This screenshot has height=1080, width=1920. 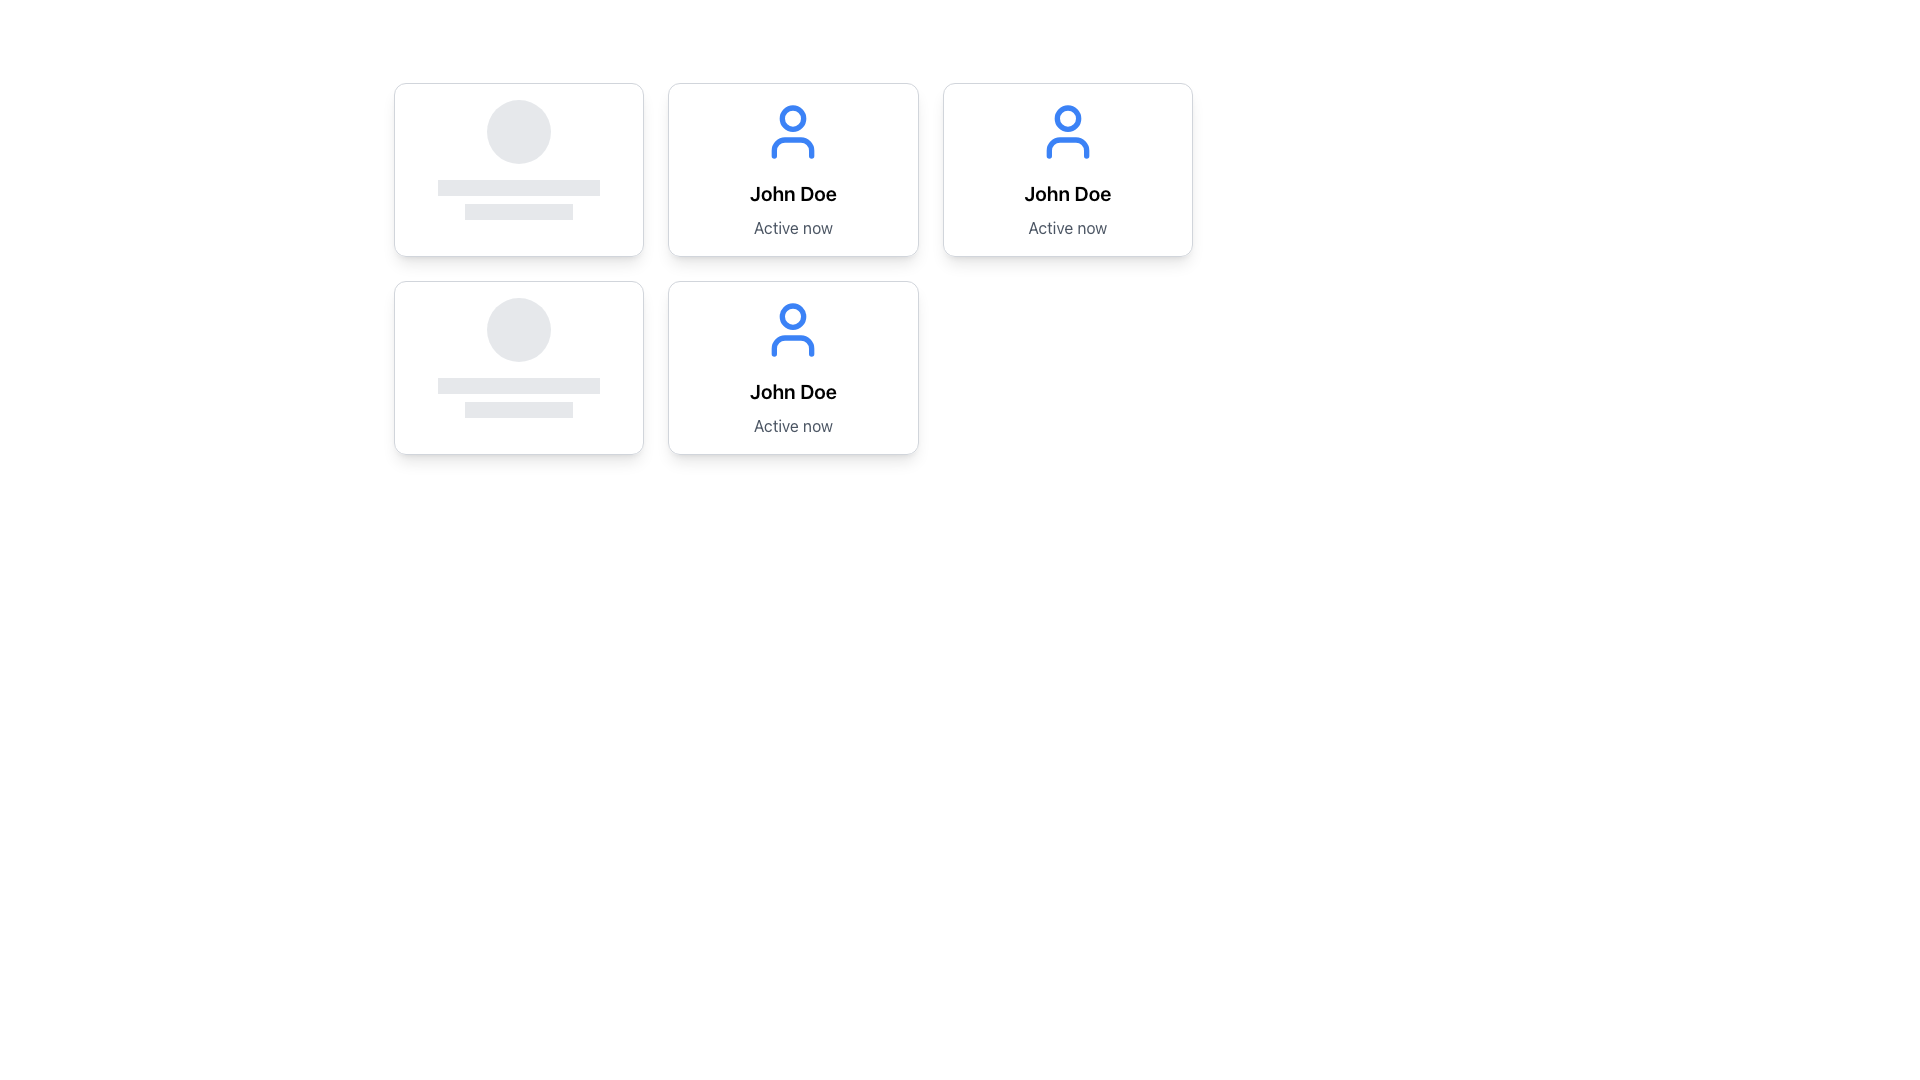 What do you see at coordinates (792, 118) in the screenshot?
I see `the circular SVG element that emphasizes the user icon's active status, located within the upper section of a blue-outlined user icon on the second card from the left in the top row` at bounding box center [792, 118].